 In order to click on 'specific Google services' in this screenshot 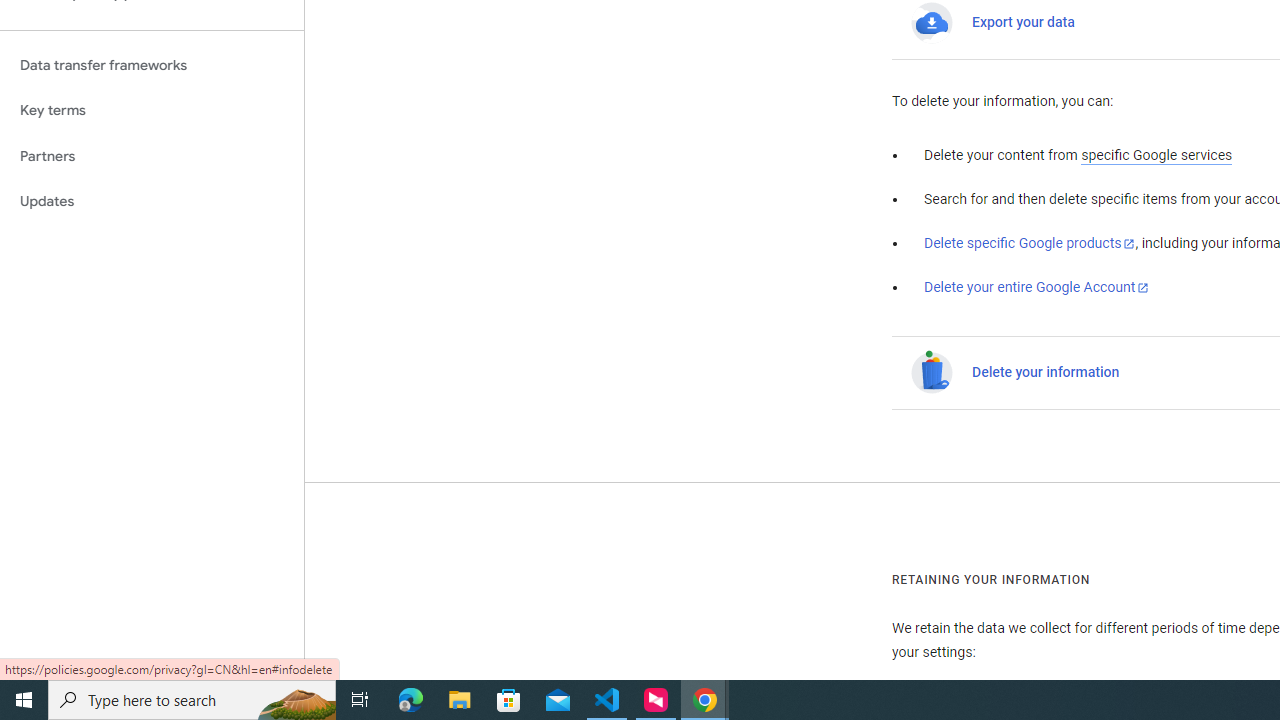, I will do `click(1157, 155)`.